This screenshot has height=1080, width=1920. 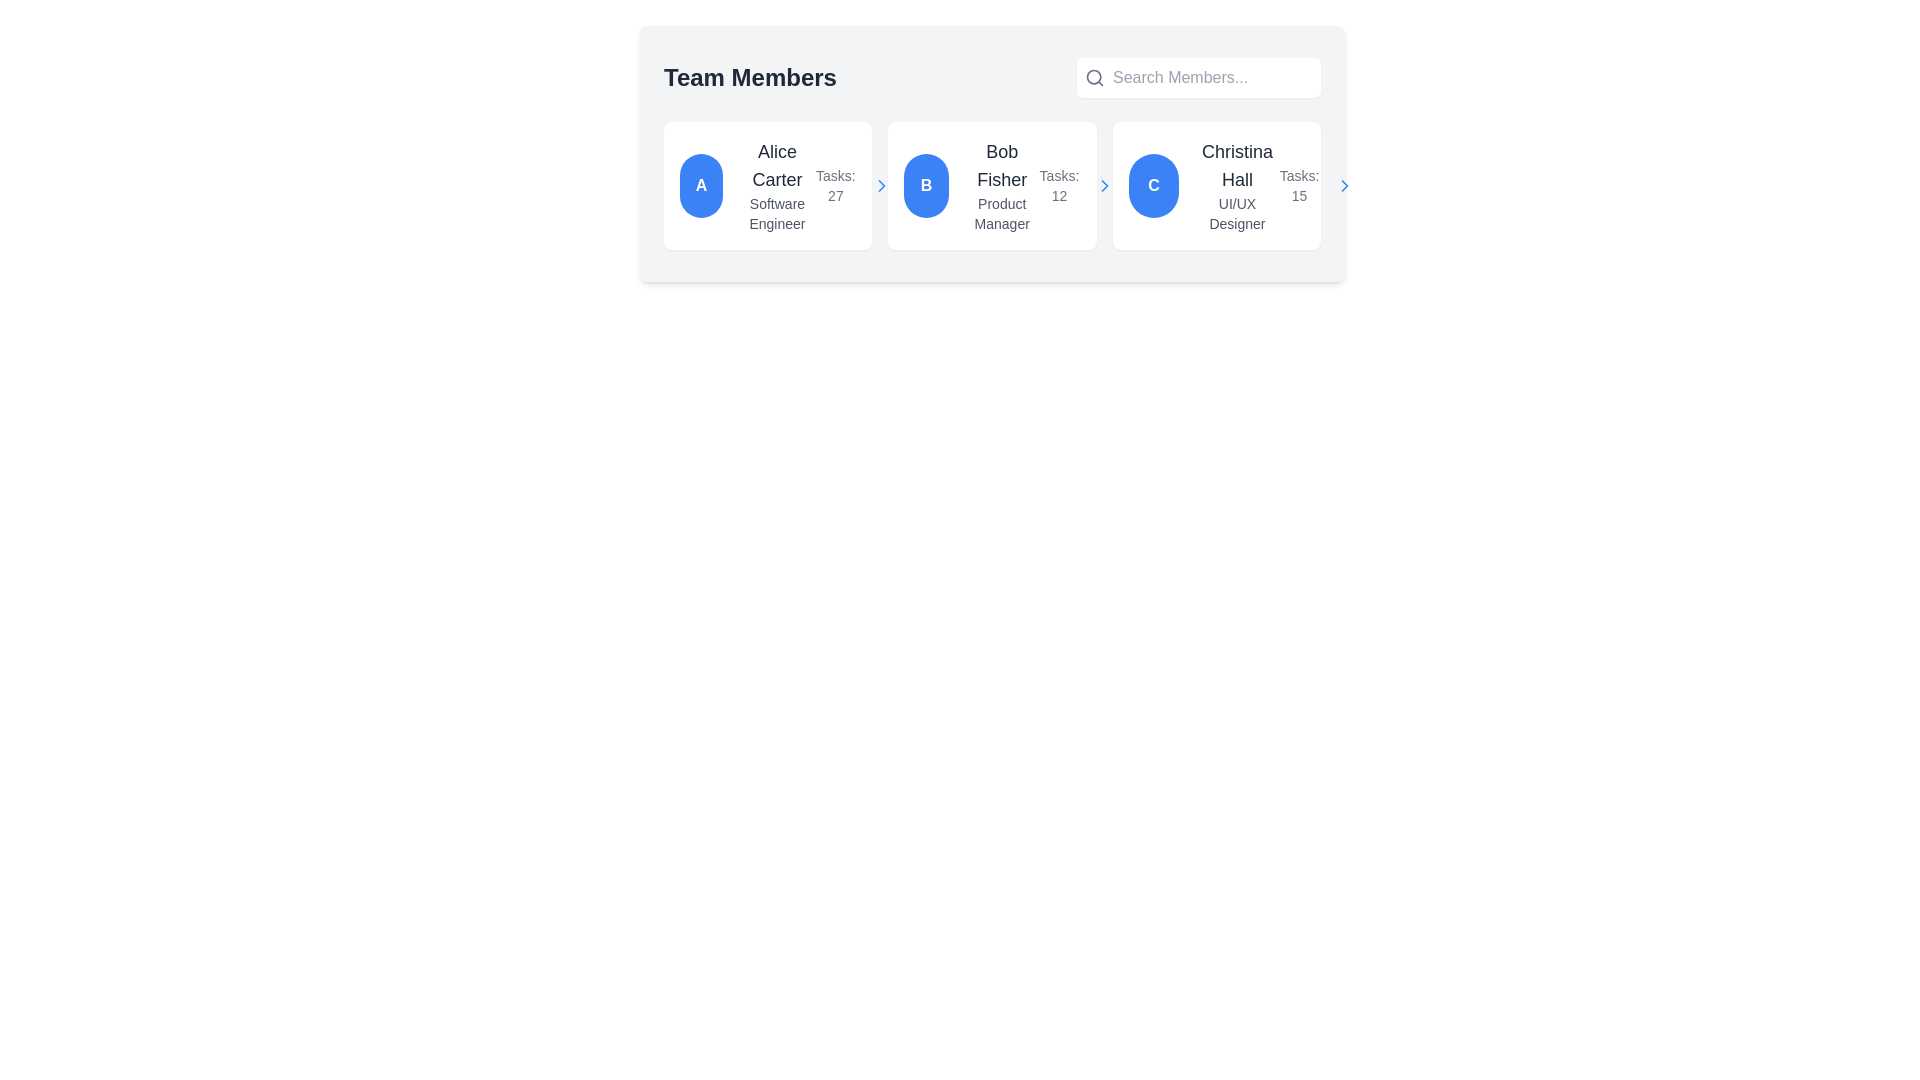 I want to click on text from the bold 'Team Members' label located at the top-left side of the header section, so click(x=749, y=76).